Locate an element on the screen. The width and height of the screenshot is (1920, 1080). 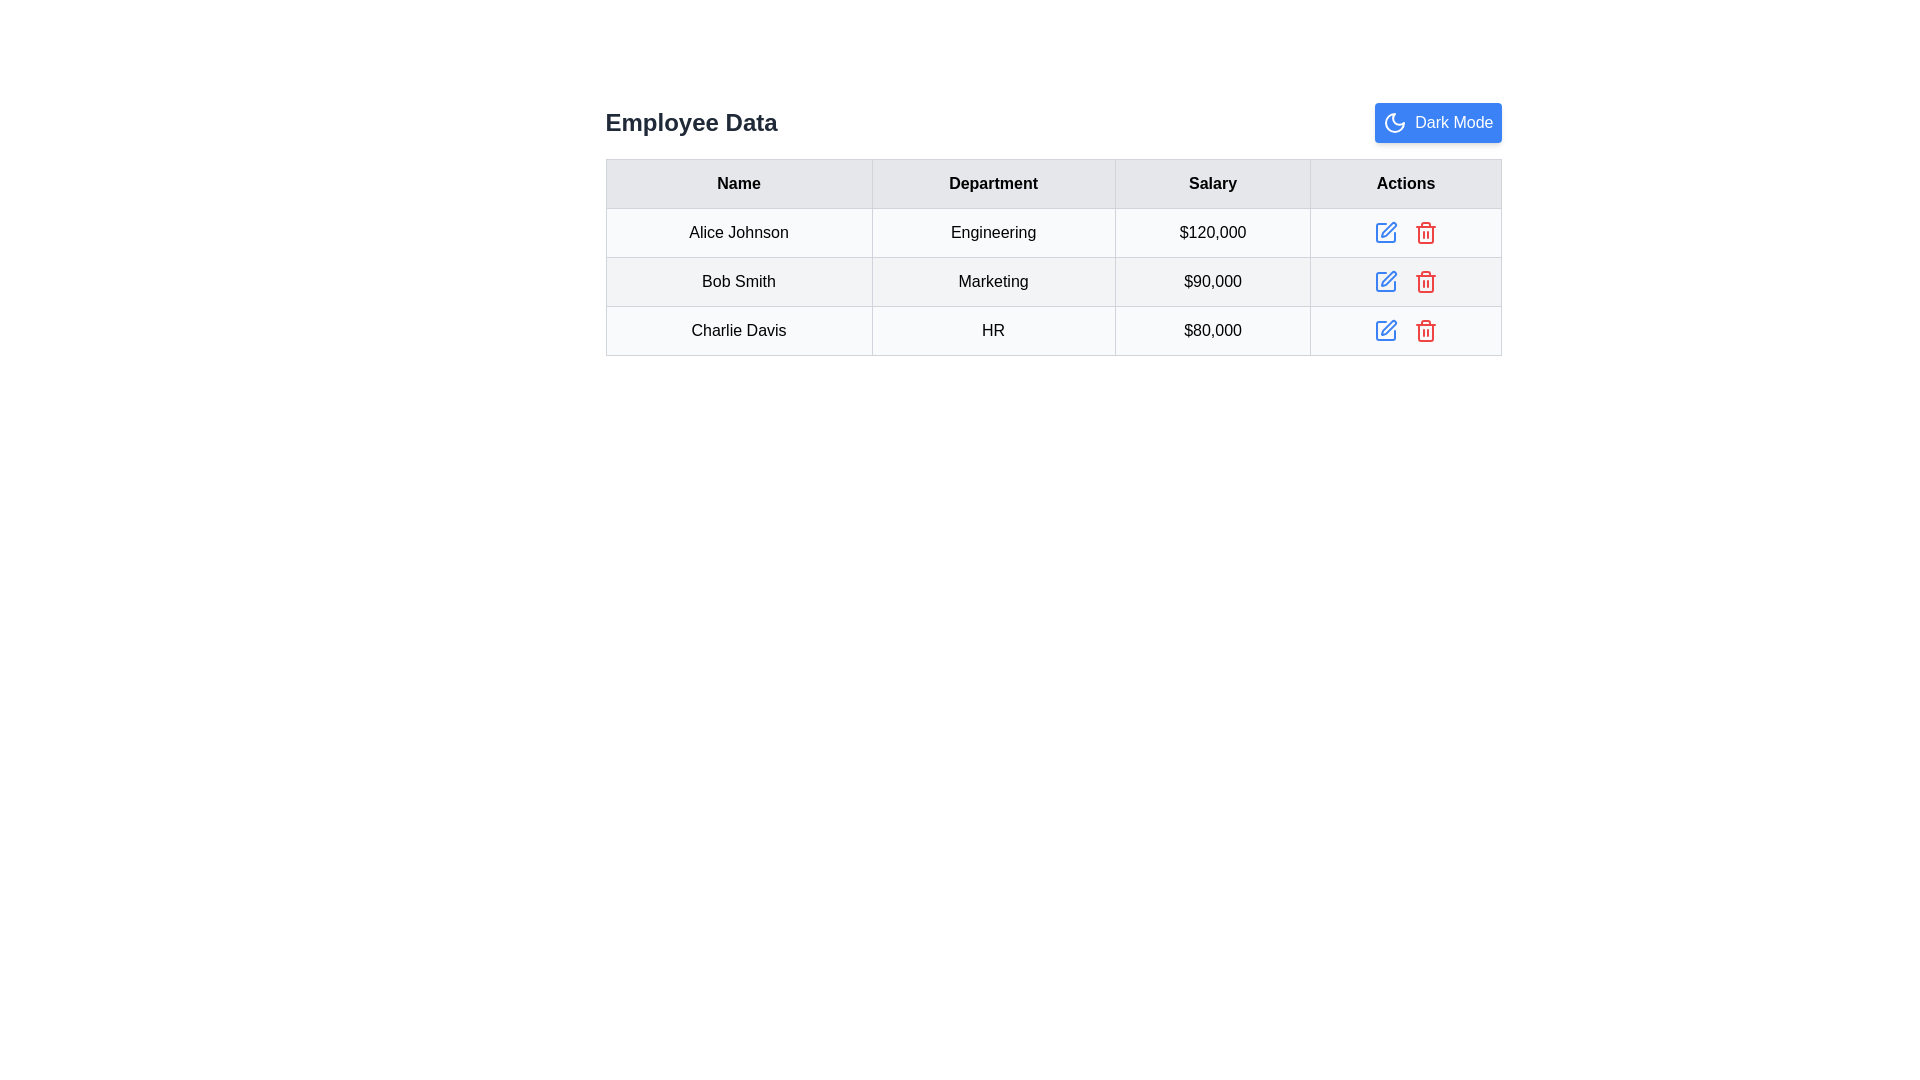
text label 'Dark Mode' which indicates the feature to toggle the dark mode theme of the application, located in the upper-right corner of the interface within the button labeled 'Dark Mode.' is located at coordinates (1454, 123).